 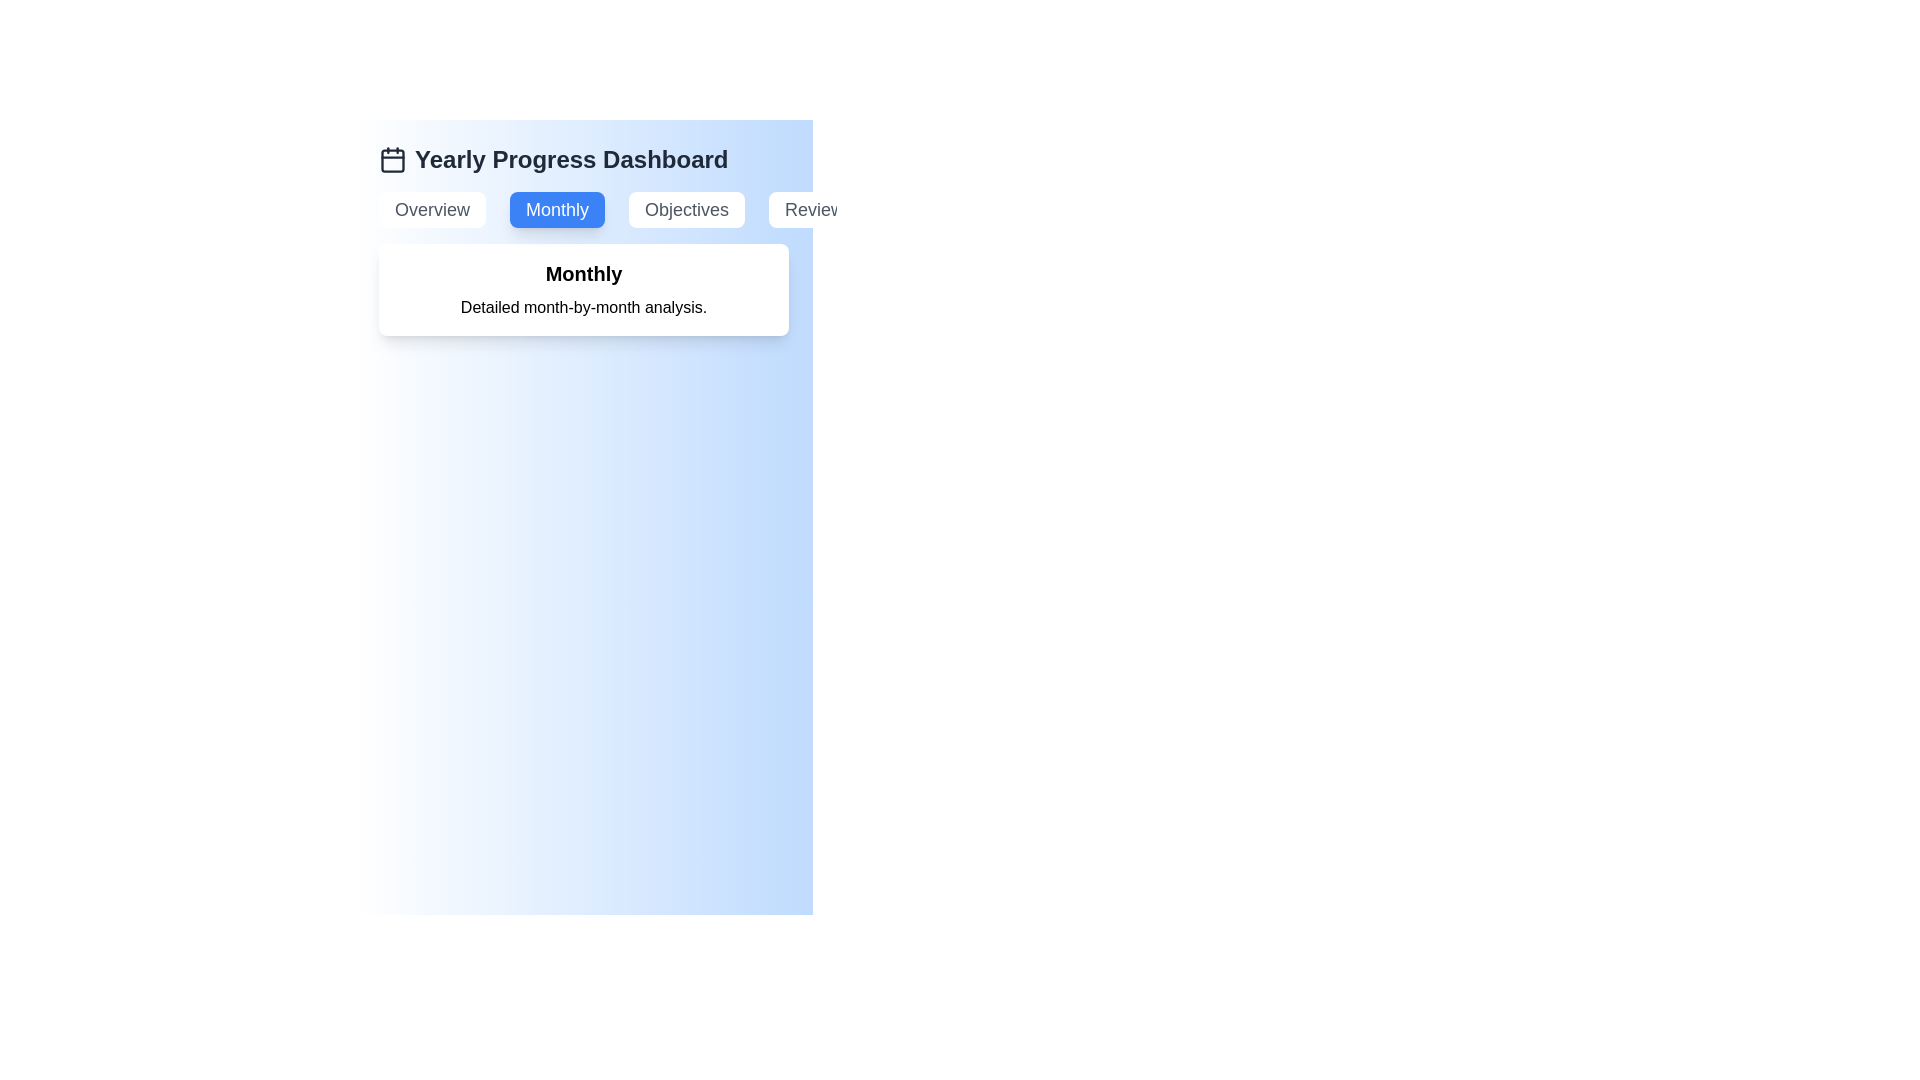 What do you see at coordinates (557, 209) in the screenshot?
I see `the tab labeled 'Monthly' to activate it` at bounding box center [557, 209].